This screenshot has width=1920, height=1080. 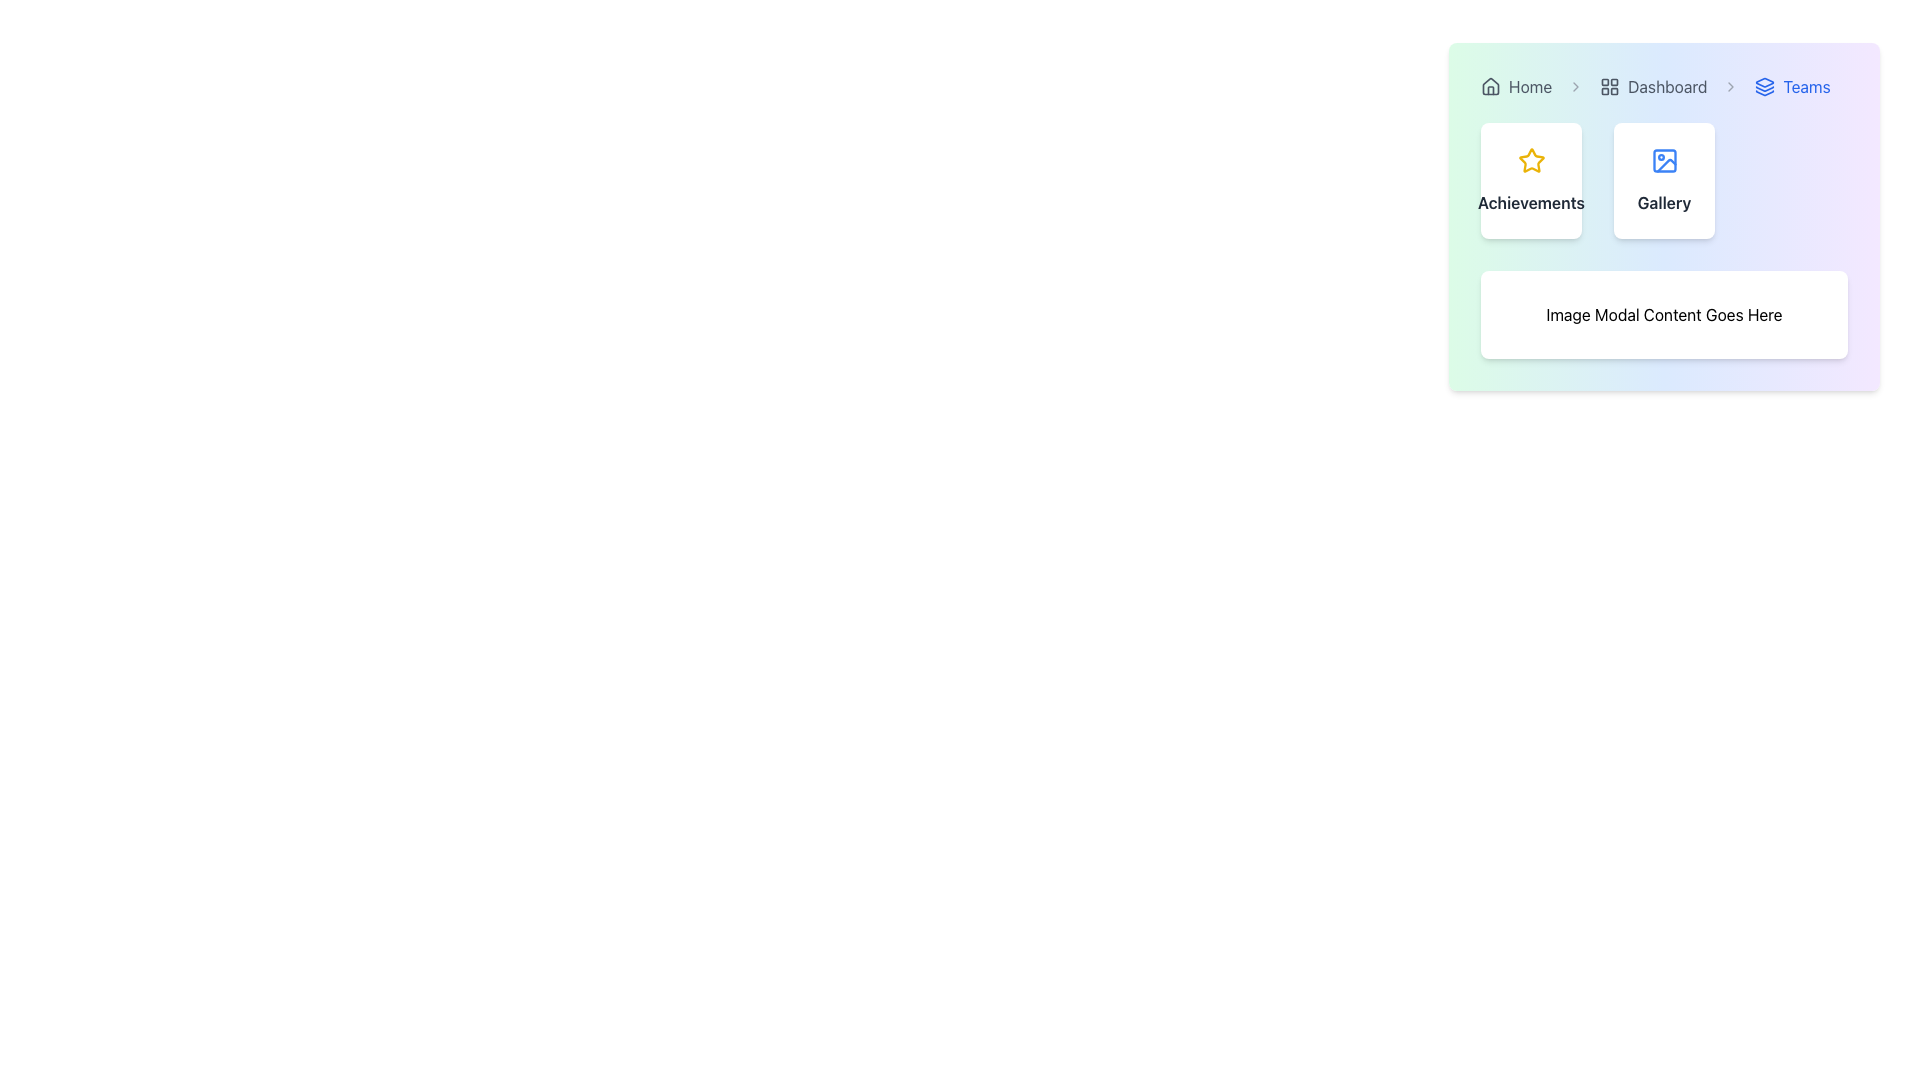 What do you see at coordinates (1793, 86) in the screenshot?
I see `the 'Teams' breadcrumb link with icon, which is the third item in the breadcrumb navigation bar` at bounding box center [1793, 86].